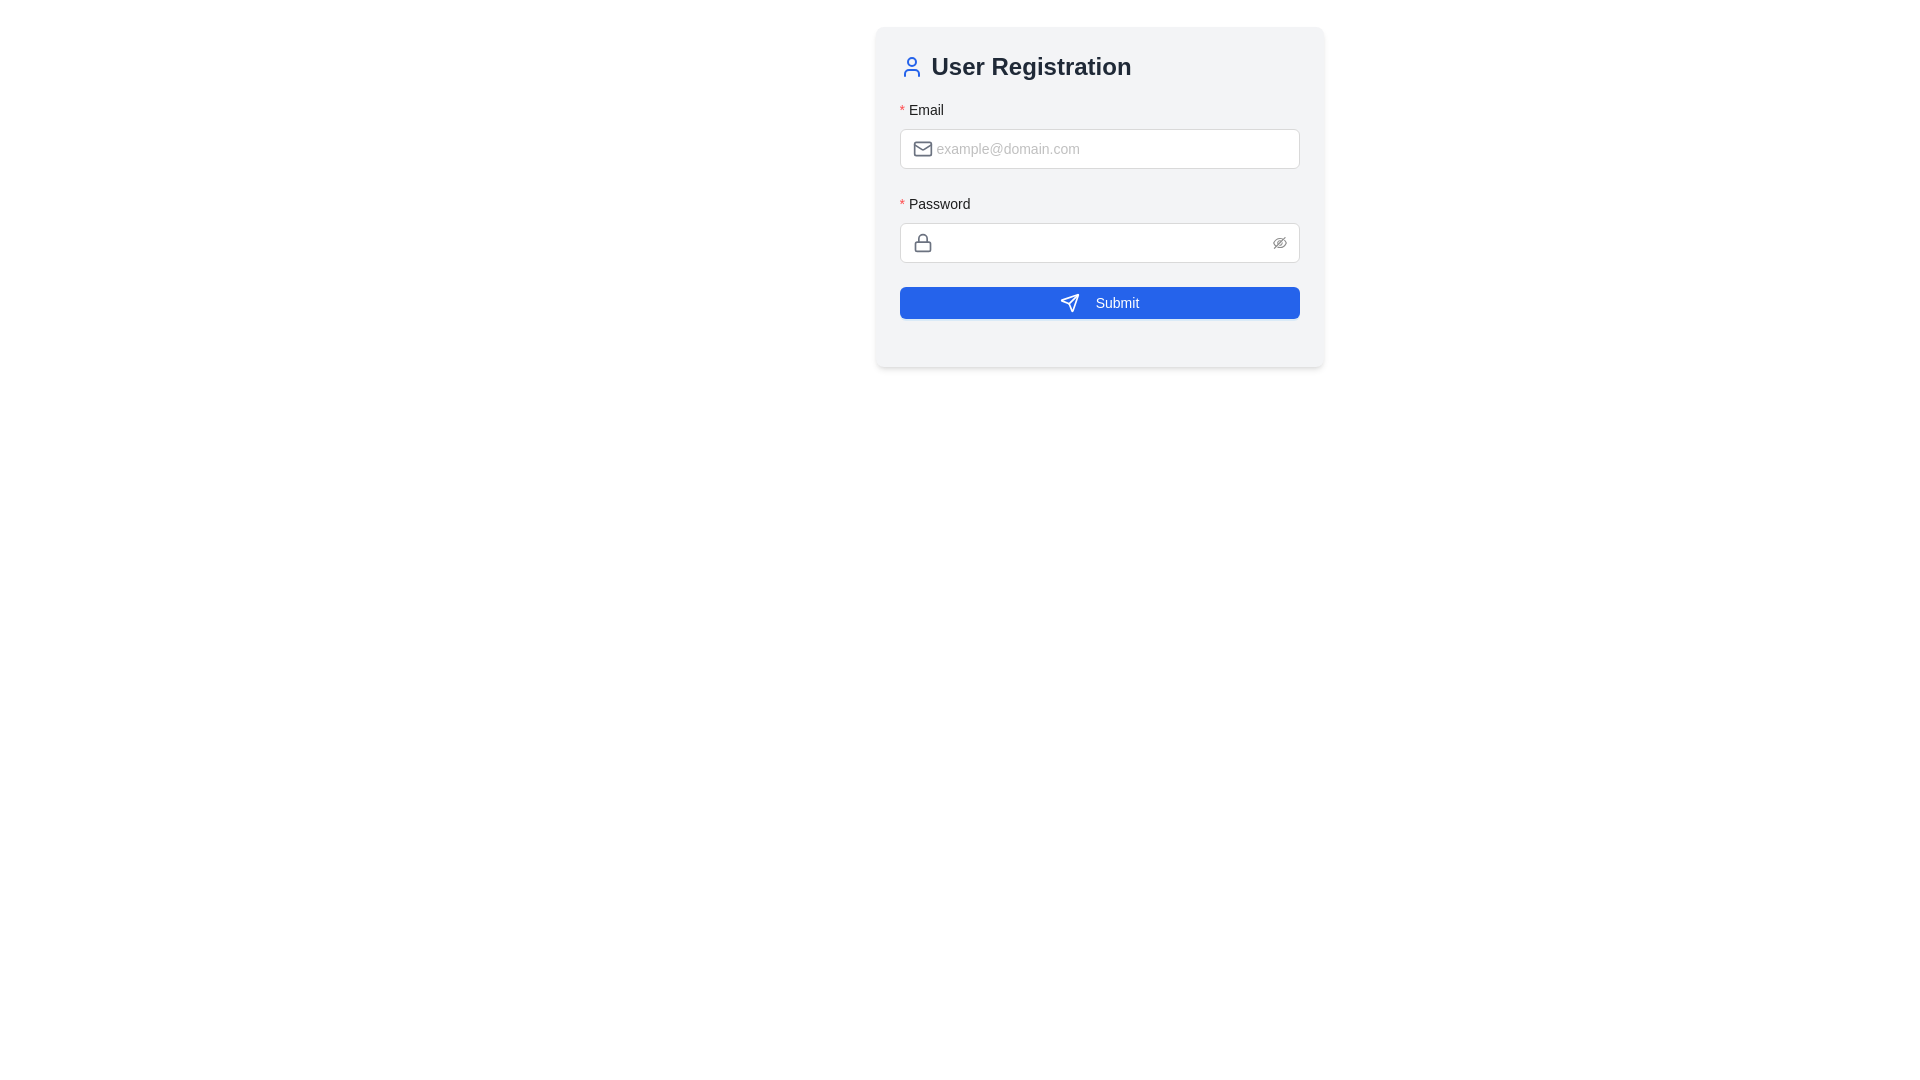  I want to click on the small triangular icon resembling a paper airplane, which is located to the left of the 'Submit' text in the primary button at the bottom of the form, so click(1068, 303).